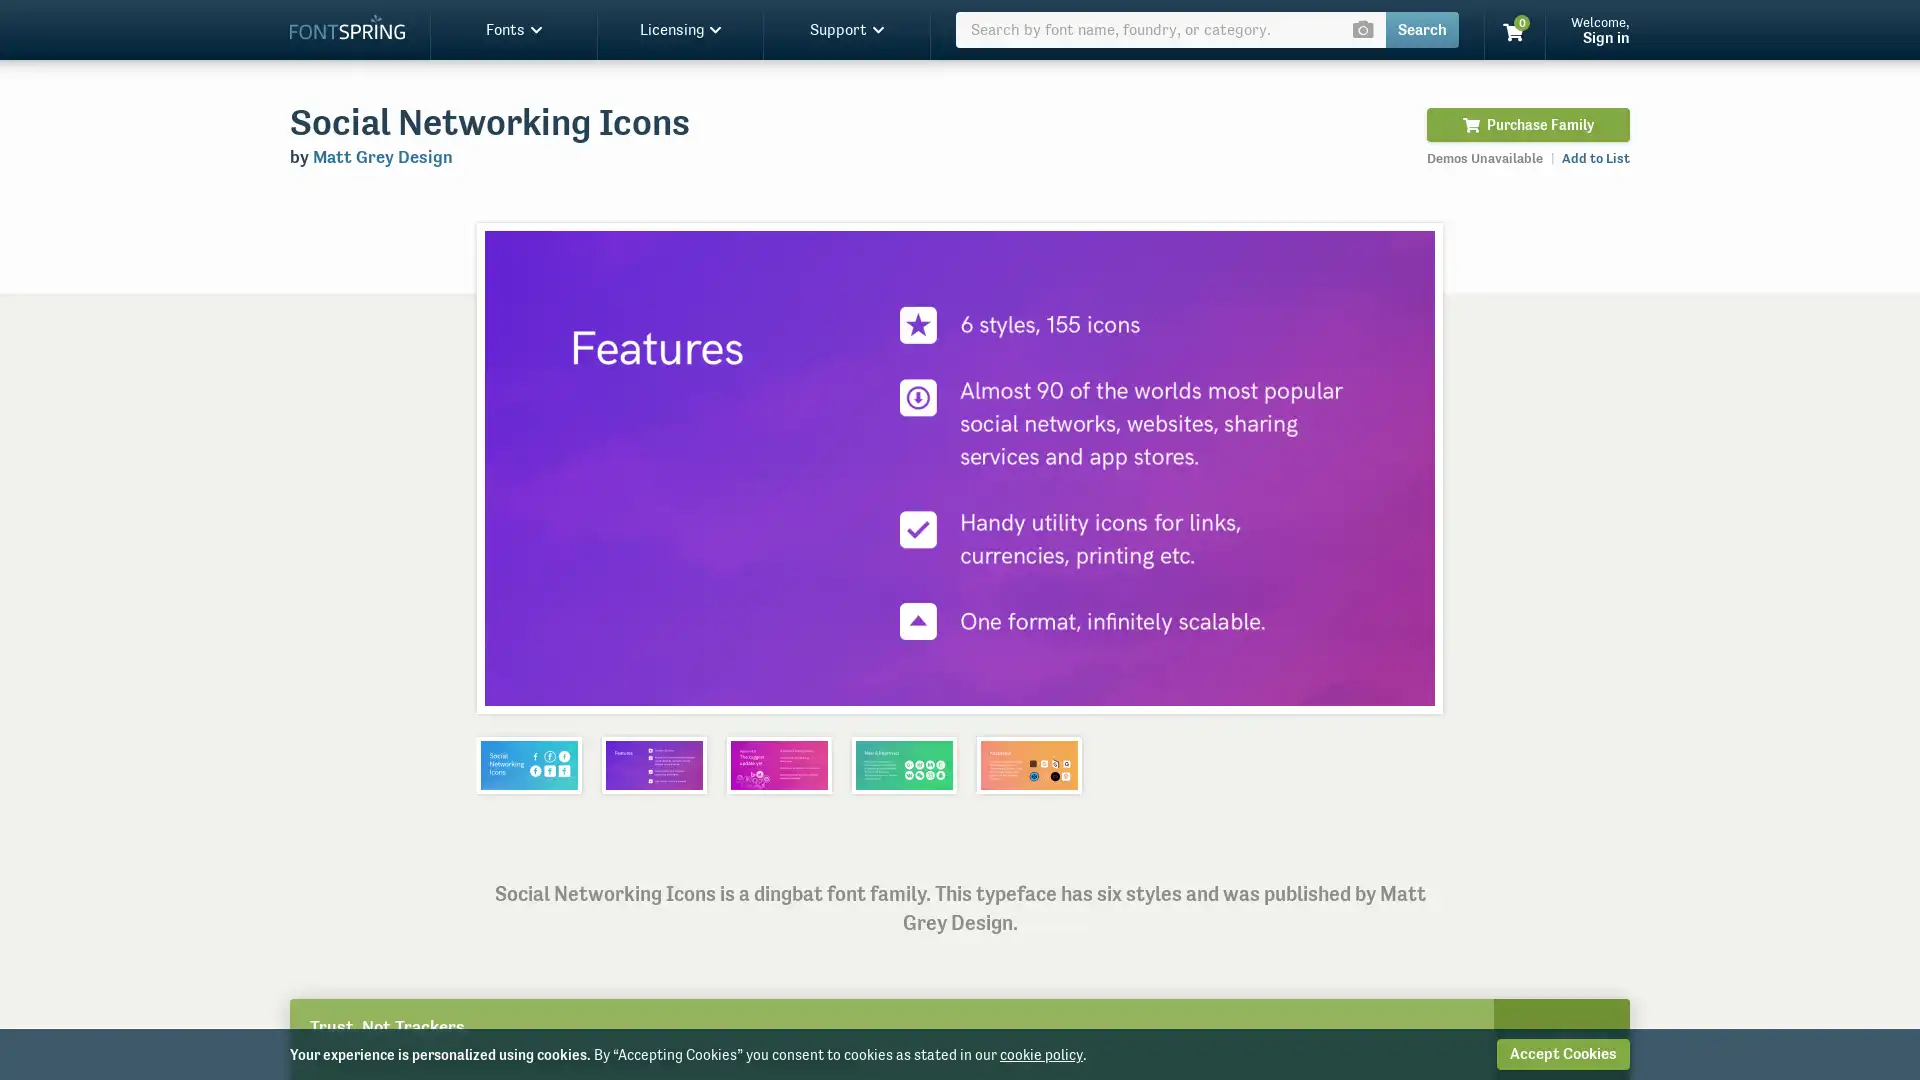 Image resolution: width=1920 pixels, height=1080 pixels. Describe the element at coordinates (1404, 467) in the screenshot. I see `Next slide` at that location.